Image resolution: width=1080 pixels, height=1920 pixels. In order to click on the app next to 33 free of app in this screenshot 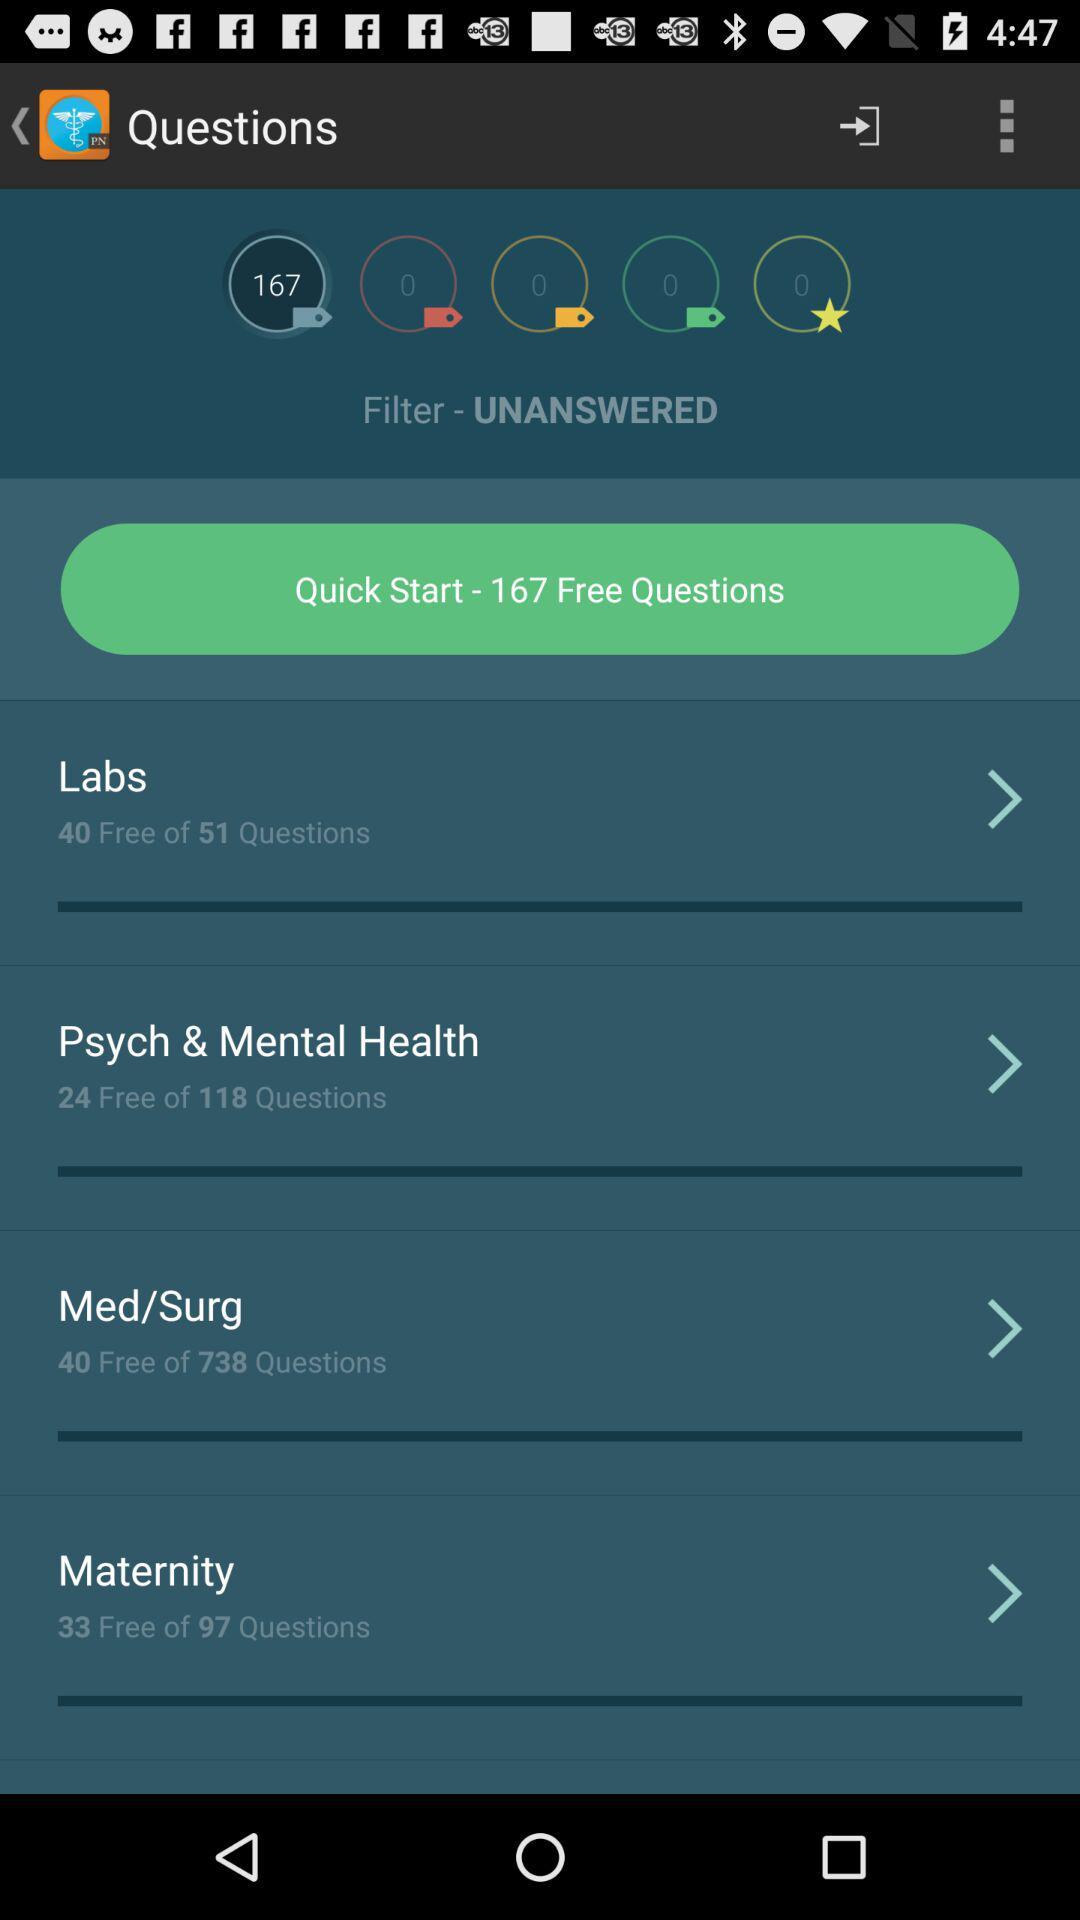, I will do `click(1005, 1591)`.